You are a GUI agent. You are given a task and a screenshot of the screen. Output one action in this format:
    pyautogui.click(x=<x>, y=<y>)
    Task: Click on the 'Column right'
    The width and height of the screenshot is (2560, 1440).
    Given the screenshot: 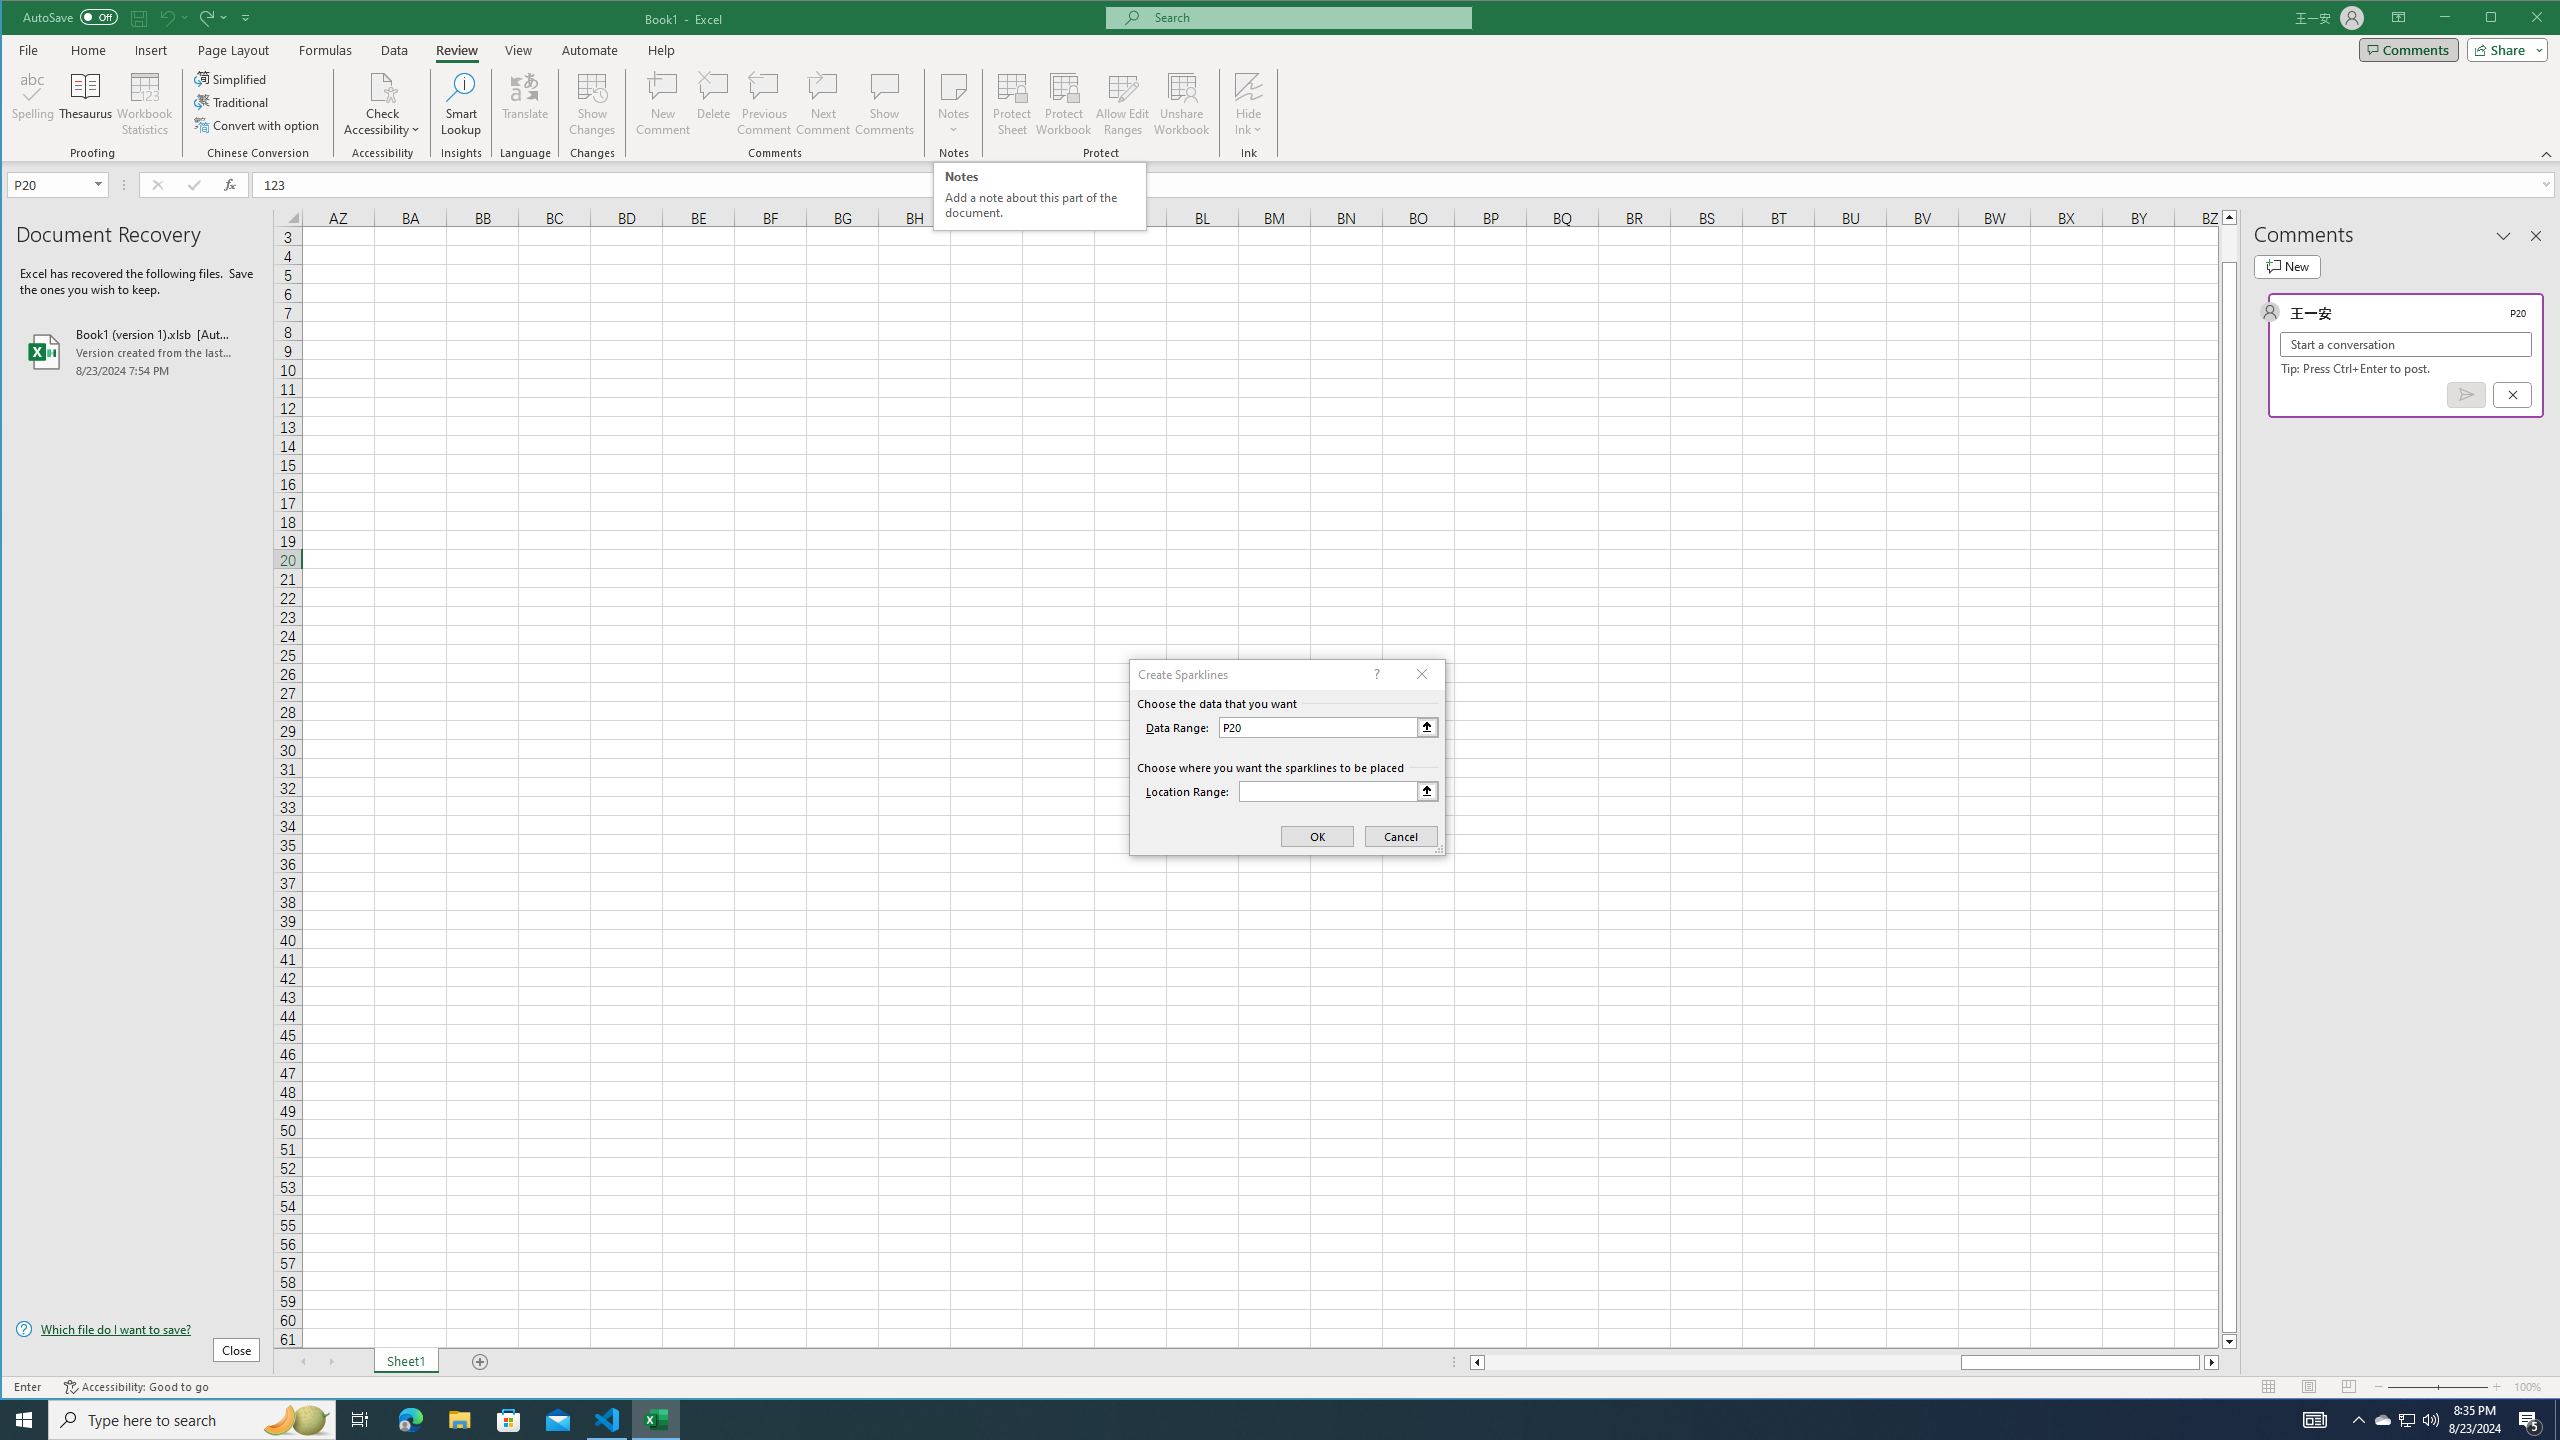 What is the action you would take?
    pyautogui.click(x=2213, y=1362)
    